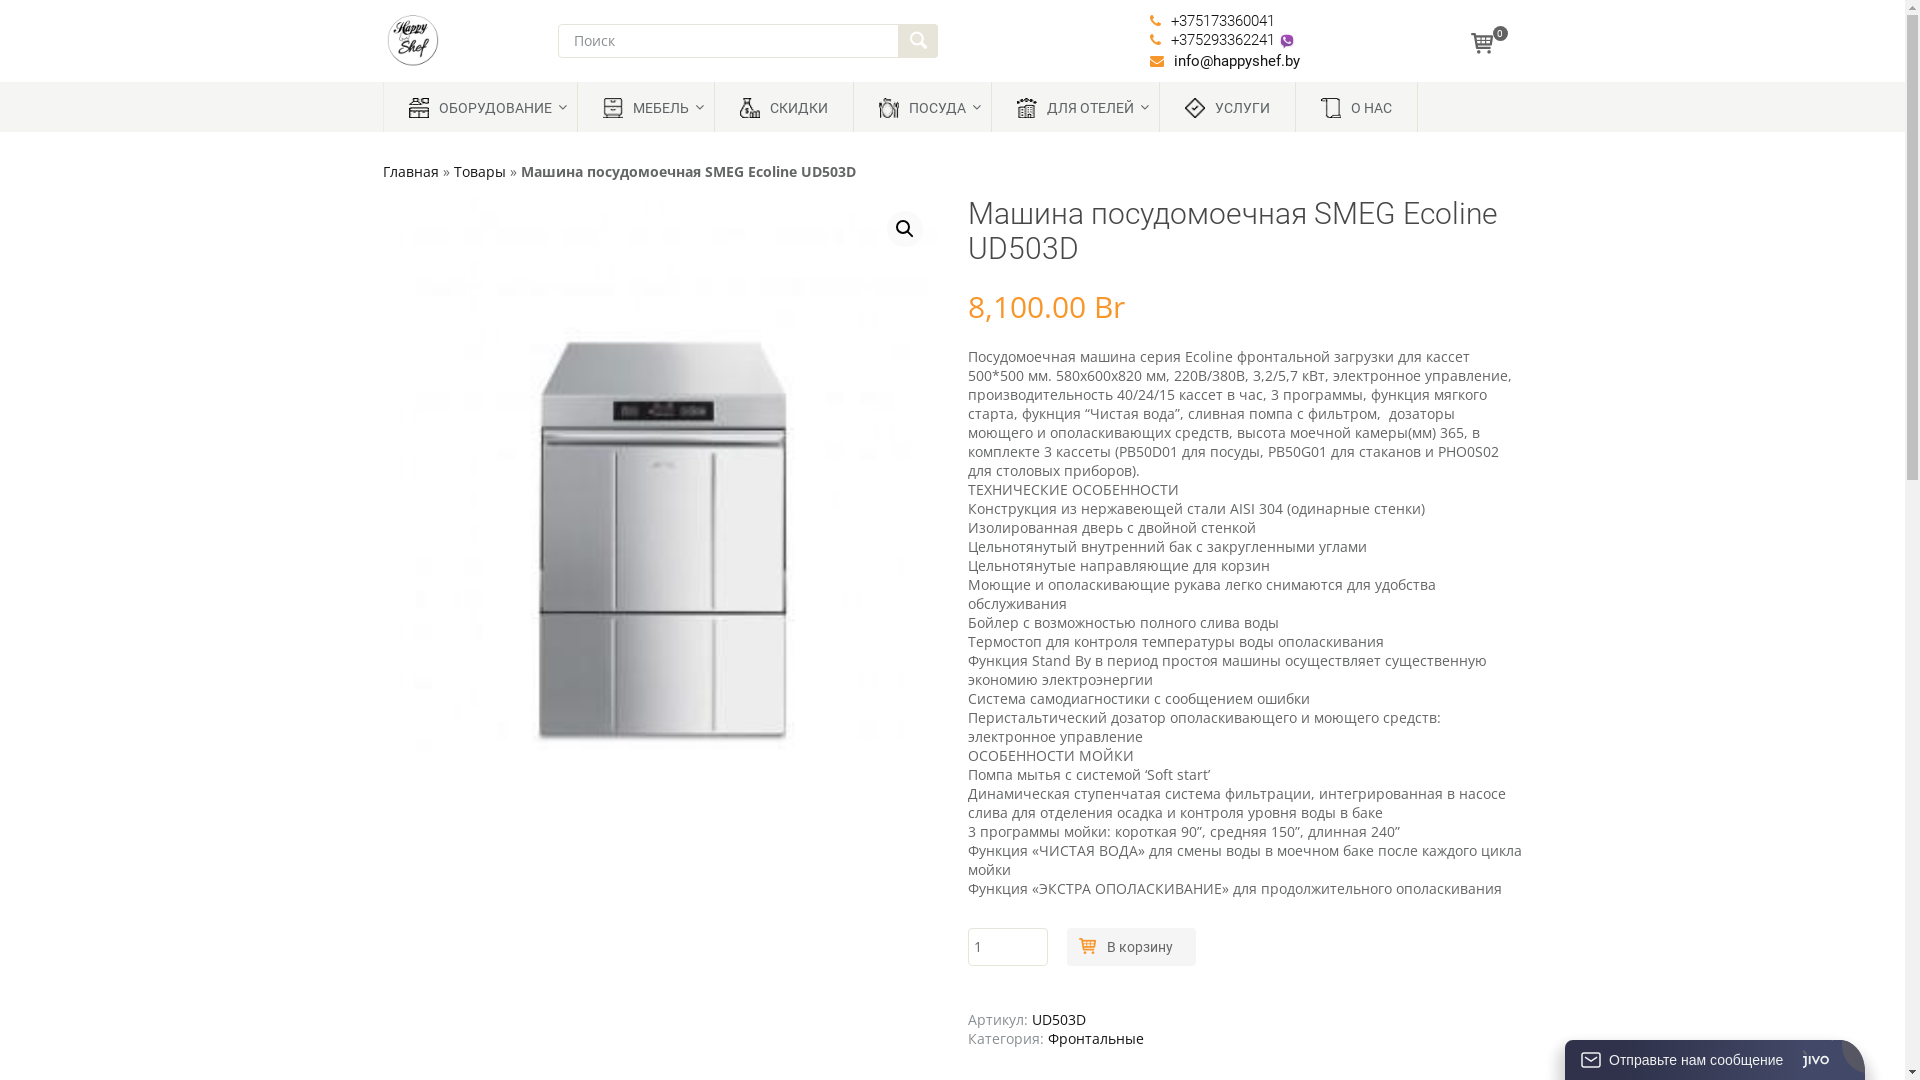  What do you see at coordinates (896, 41) in the screenshot?
I see `'Find'` at bounding box center [896, 41].